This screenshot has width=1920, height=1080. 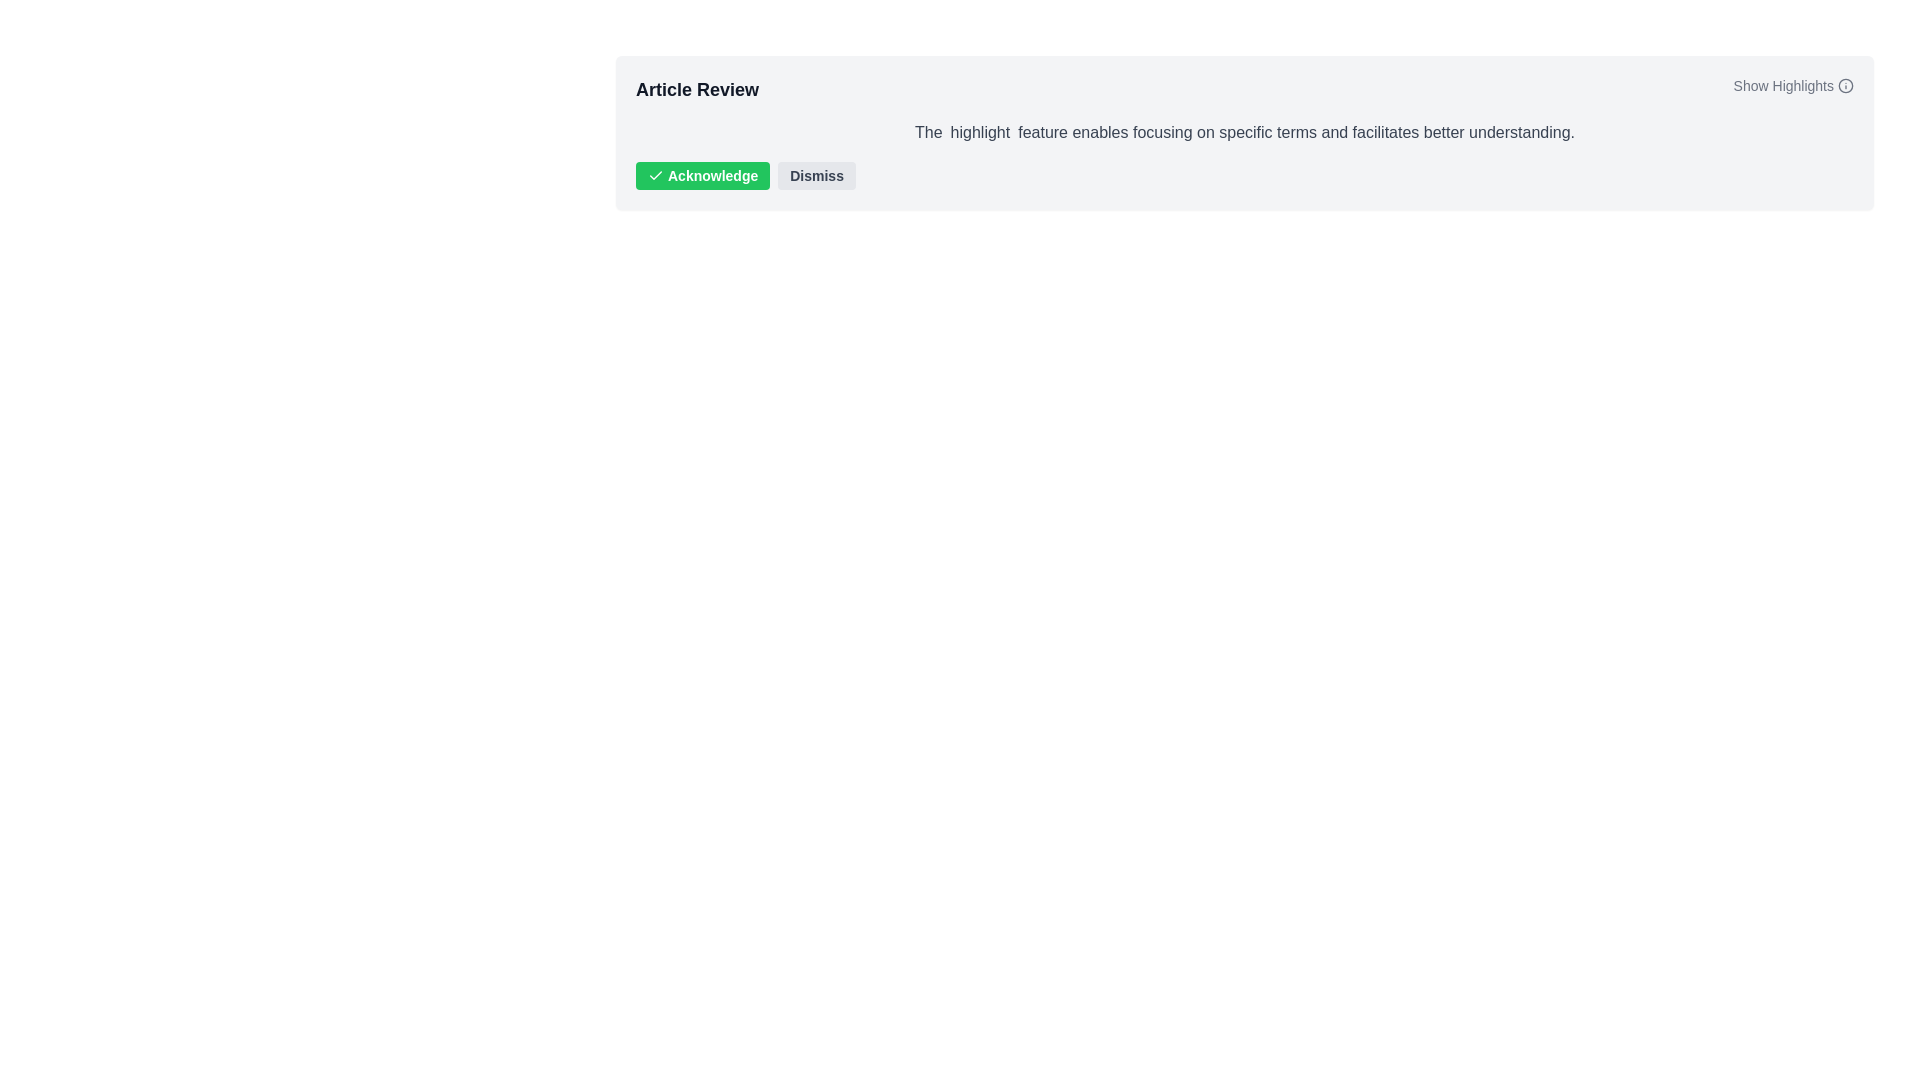 What do you see at coordinates (817, 175) in the screenshot?
I see `the 'Dismiss' button, which is a rectangular button with a light gray background and labeled in dark gray bold text, to observe styling effects` at bounding box center [817, 175].